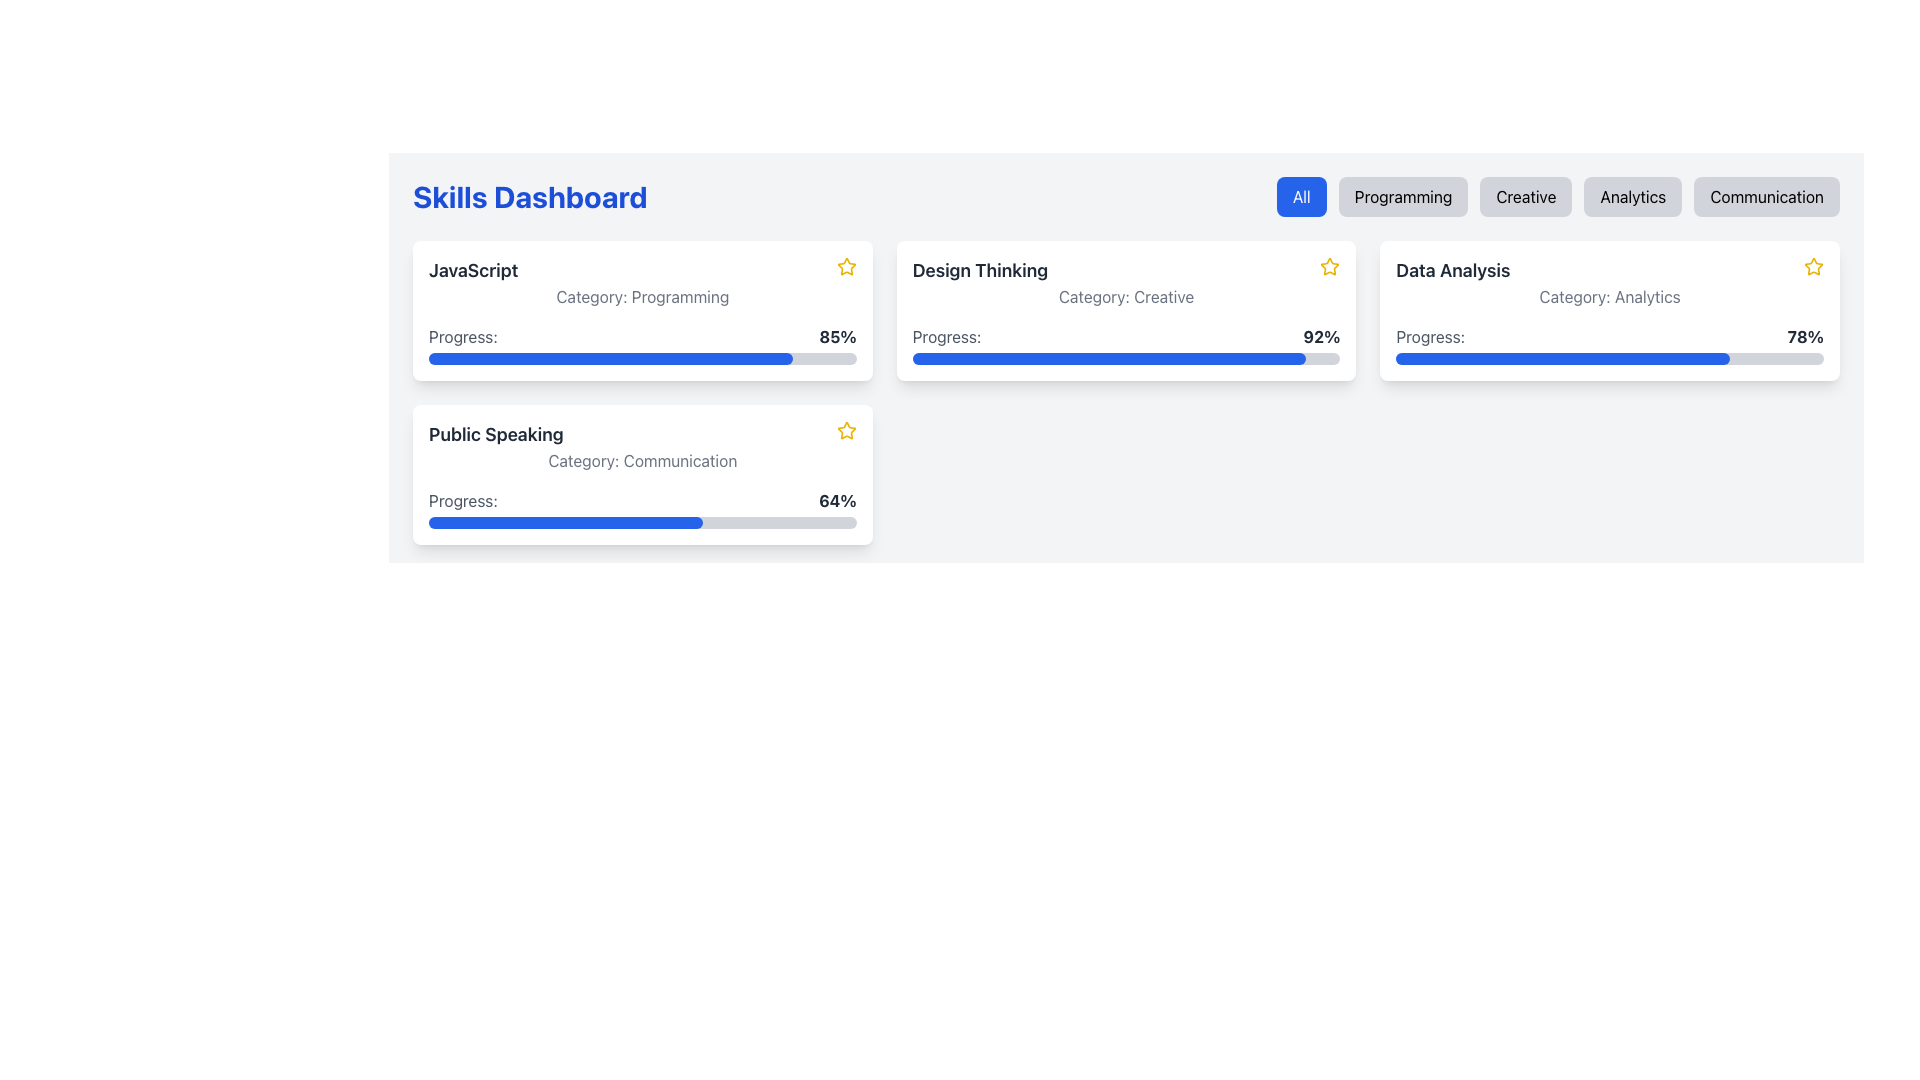 This screenshot has height=1080, width=1920. Describe the element at coordinates (1301, 196) in the screenshot. I see `the filter button located in the upper-right section of the interface` at that location.